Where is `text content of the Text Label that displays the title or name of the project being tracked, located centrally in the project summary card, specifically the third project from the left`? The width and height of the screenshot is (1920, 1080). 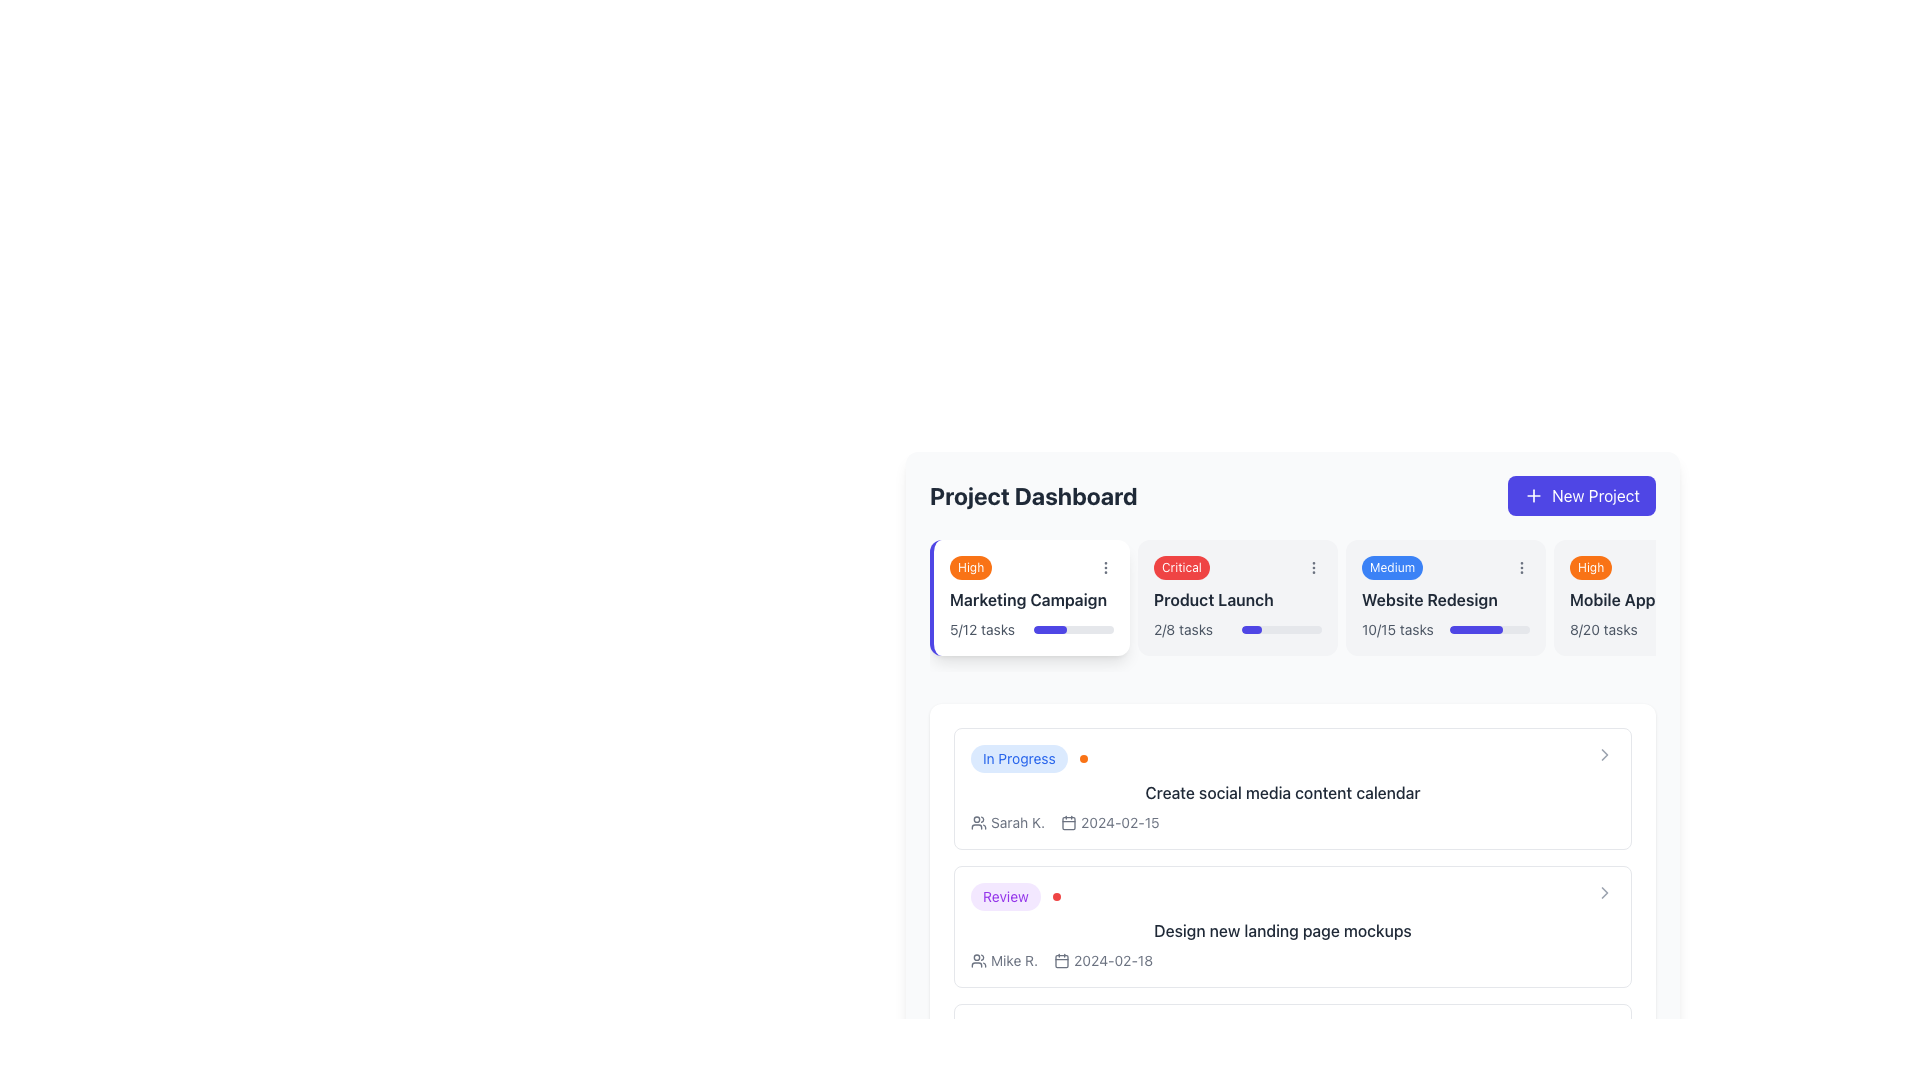
text content of the Text Label that displays the title or name of the project being tracked, located centrally in the project summary card, specifically the third project from the left is located at coordinates (1445, 599).